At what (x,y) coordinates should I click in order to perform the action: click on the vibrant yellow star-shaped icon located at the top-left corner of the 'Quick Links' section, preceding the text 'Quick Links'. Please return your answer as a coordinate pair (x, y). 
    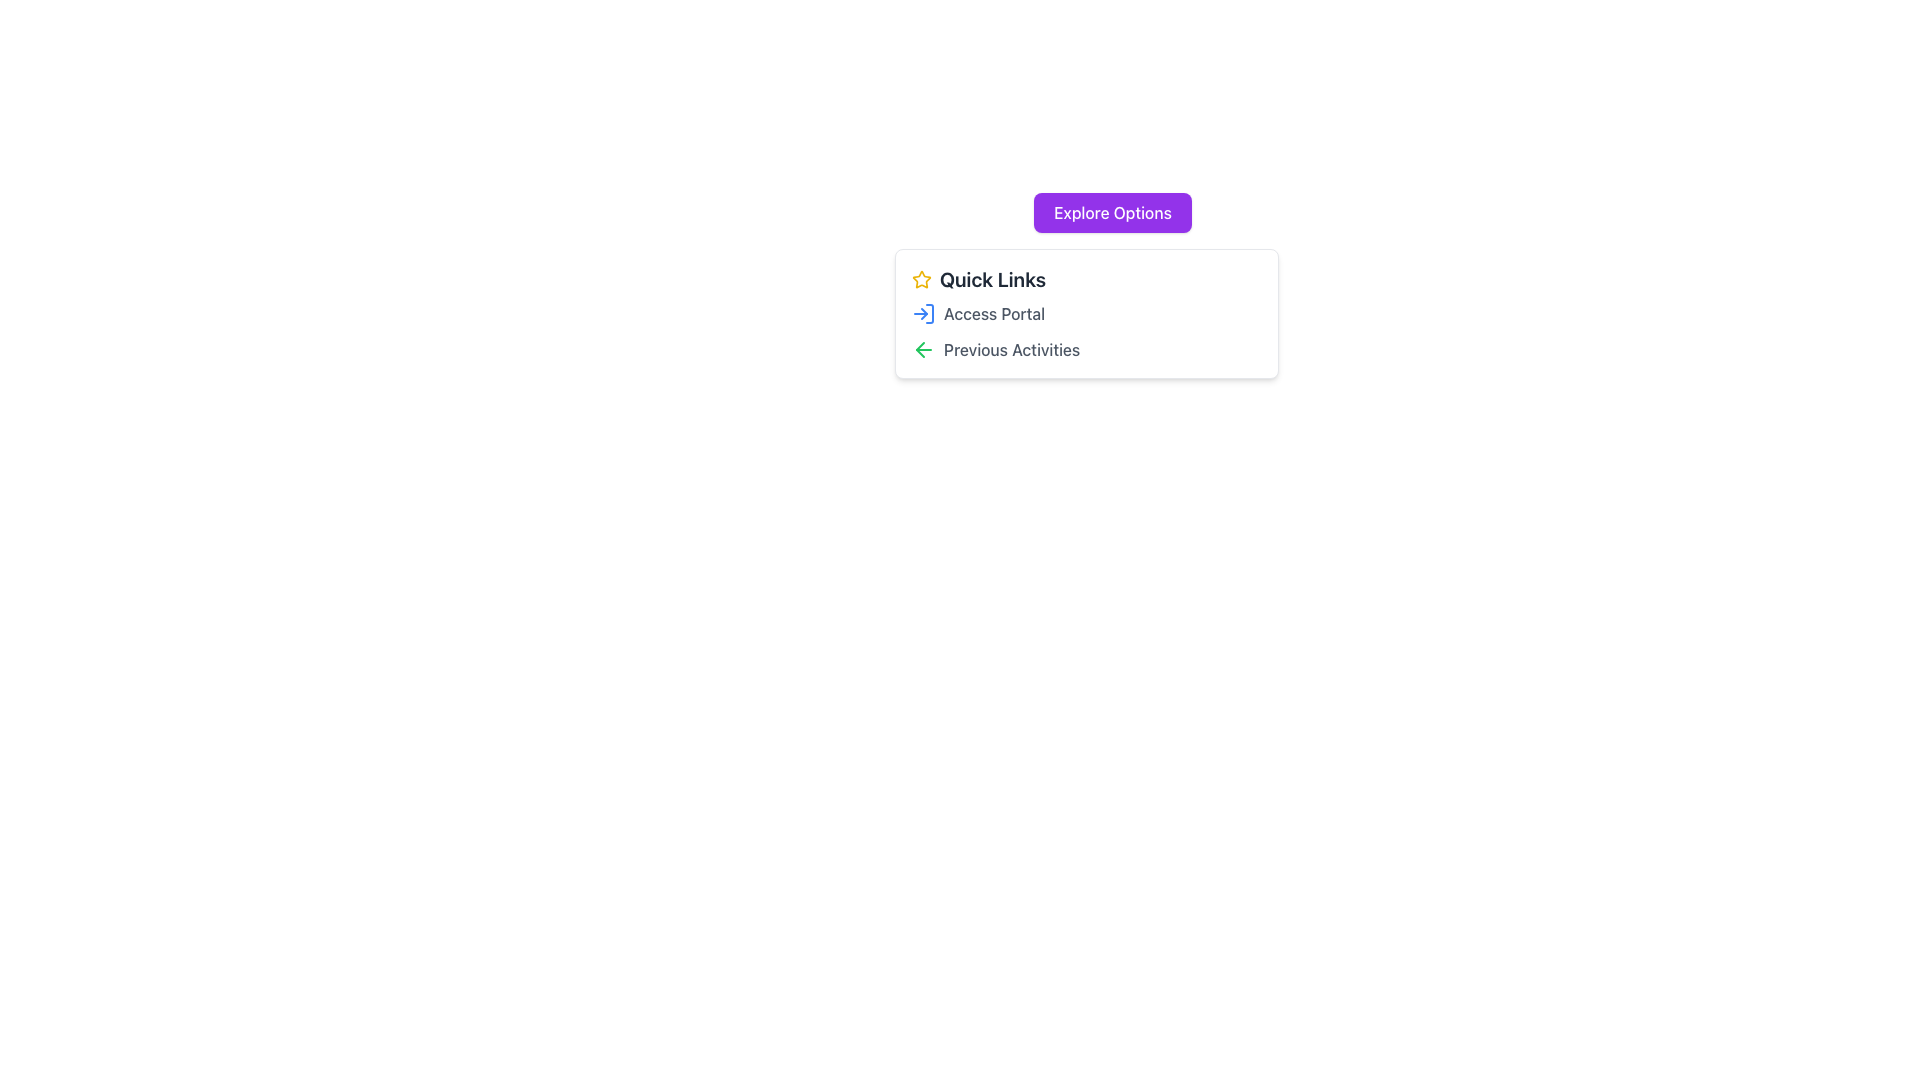
    Looking at the image, I should click on (920, 280).